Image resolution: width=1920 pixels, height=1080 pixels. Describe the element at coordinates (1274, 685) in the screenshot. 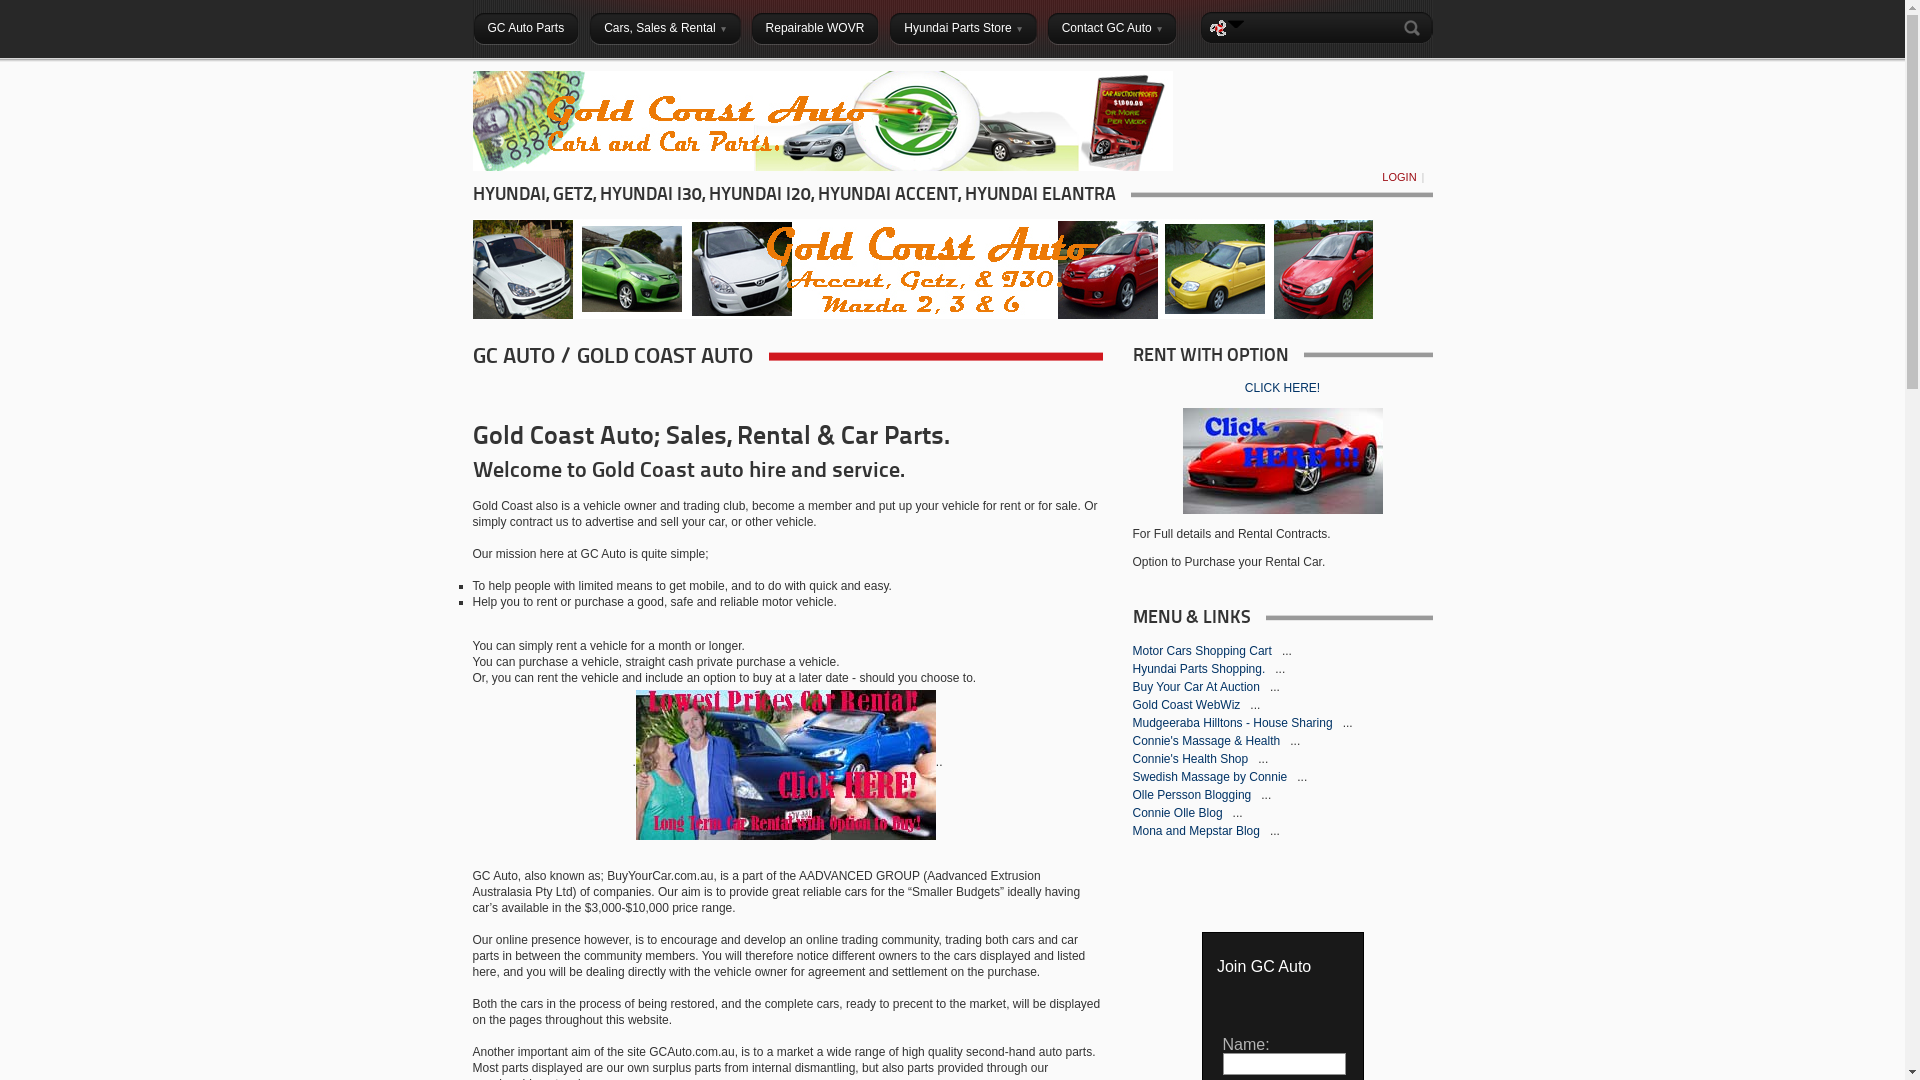

I see `'...'` at that location.